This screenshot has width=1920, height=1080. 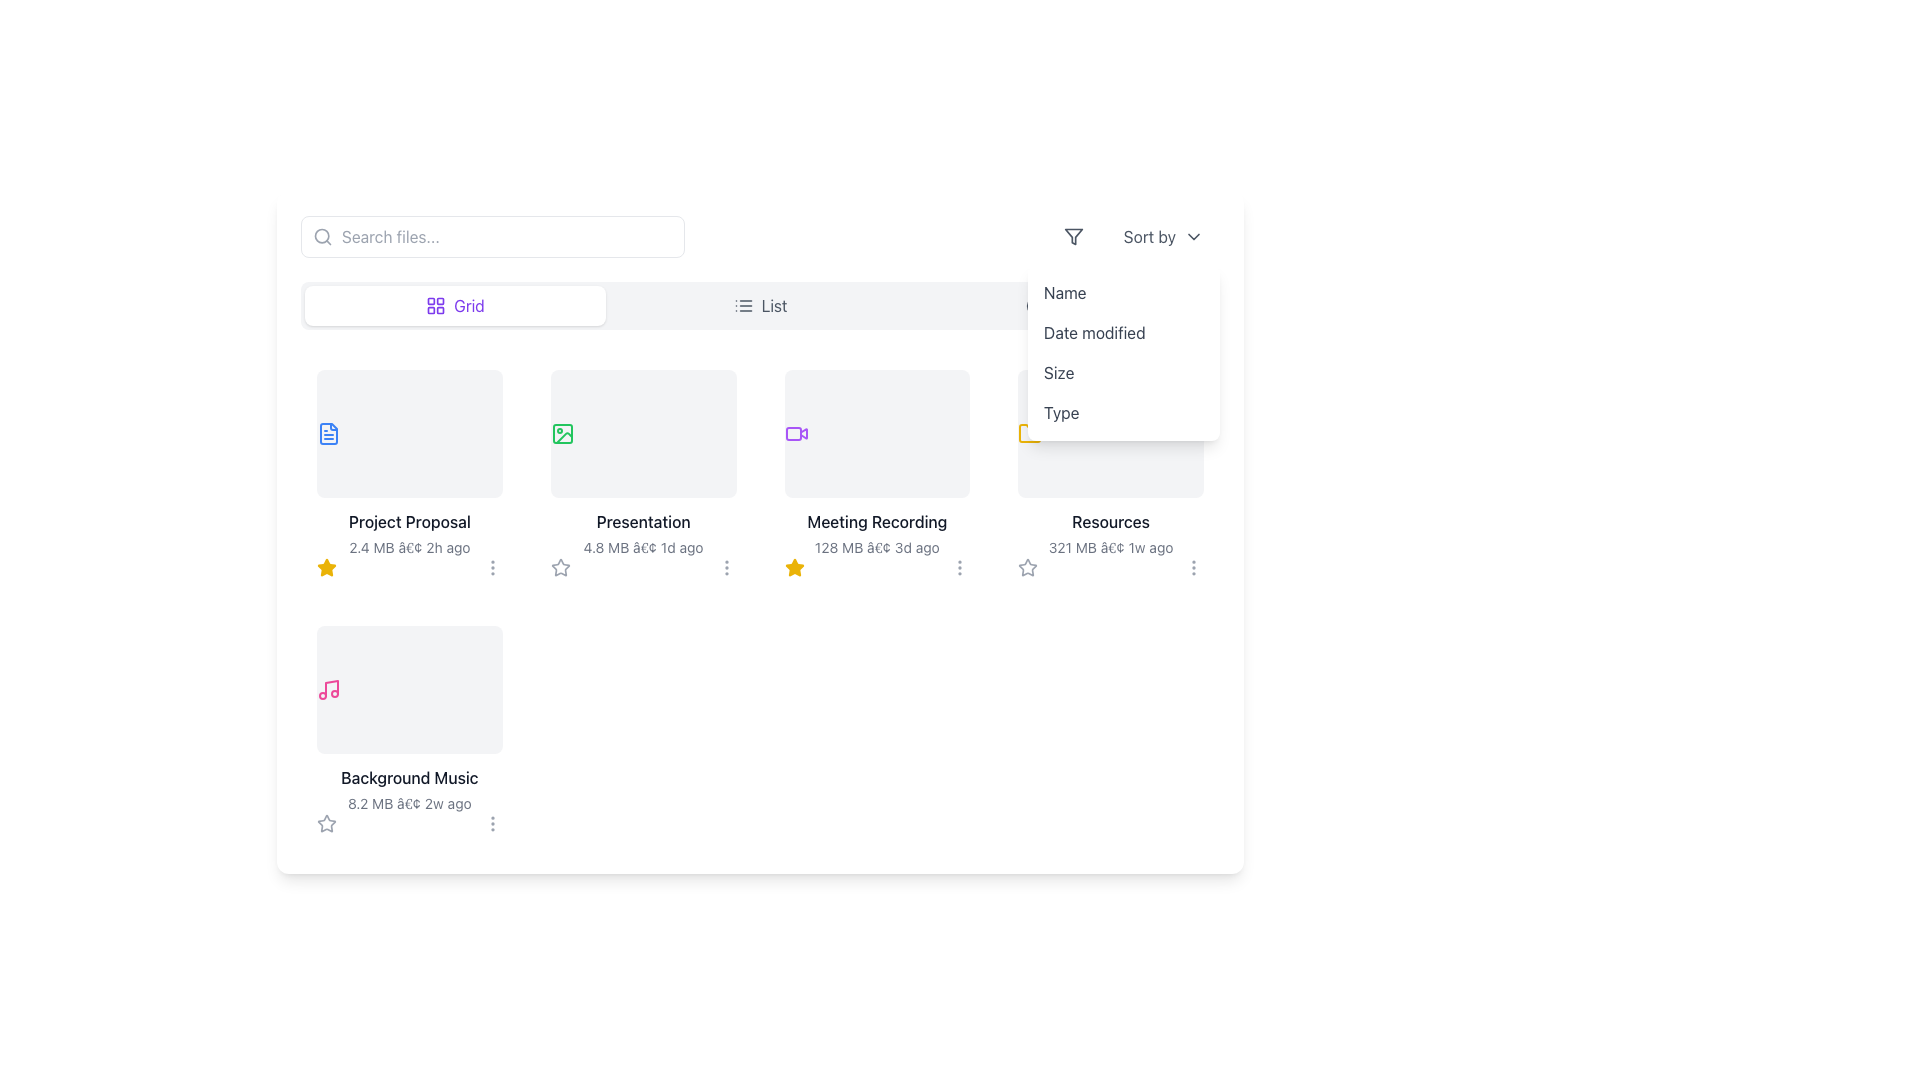 I want to click on the 'Size' button in the dropdown menu, so click(x=1123, y=373).